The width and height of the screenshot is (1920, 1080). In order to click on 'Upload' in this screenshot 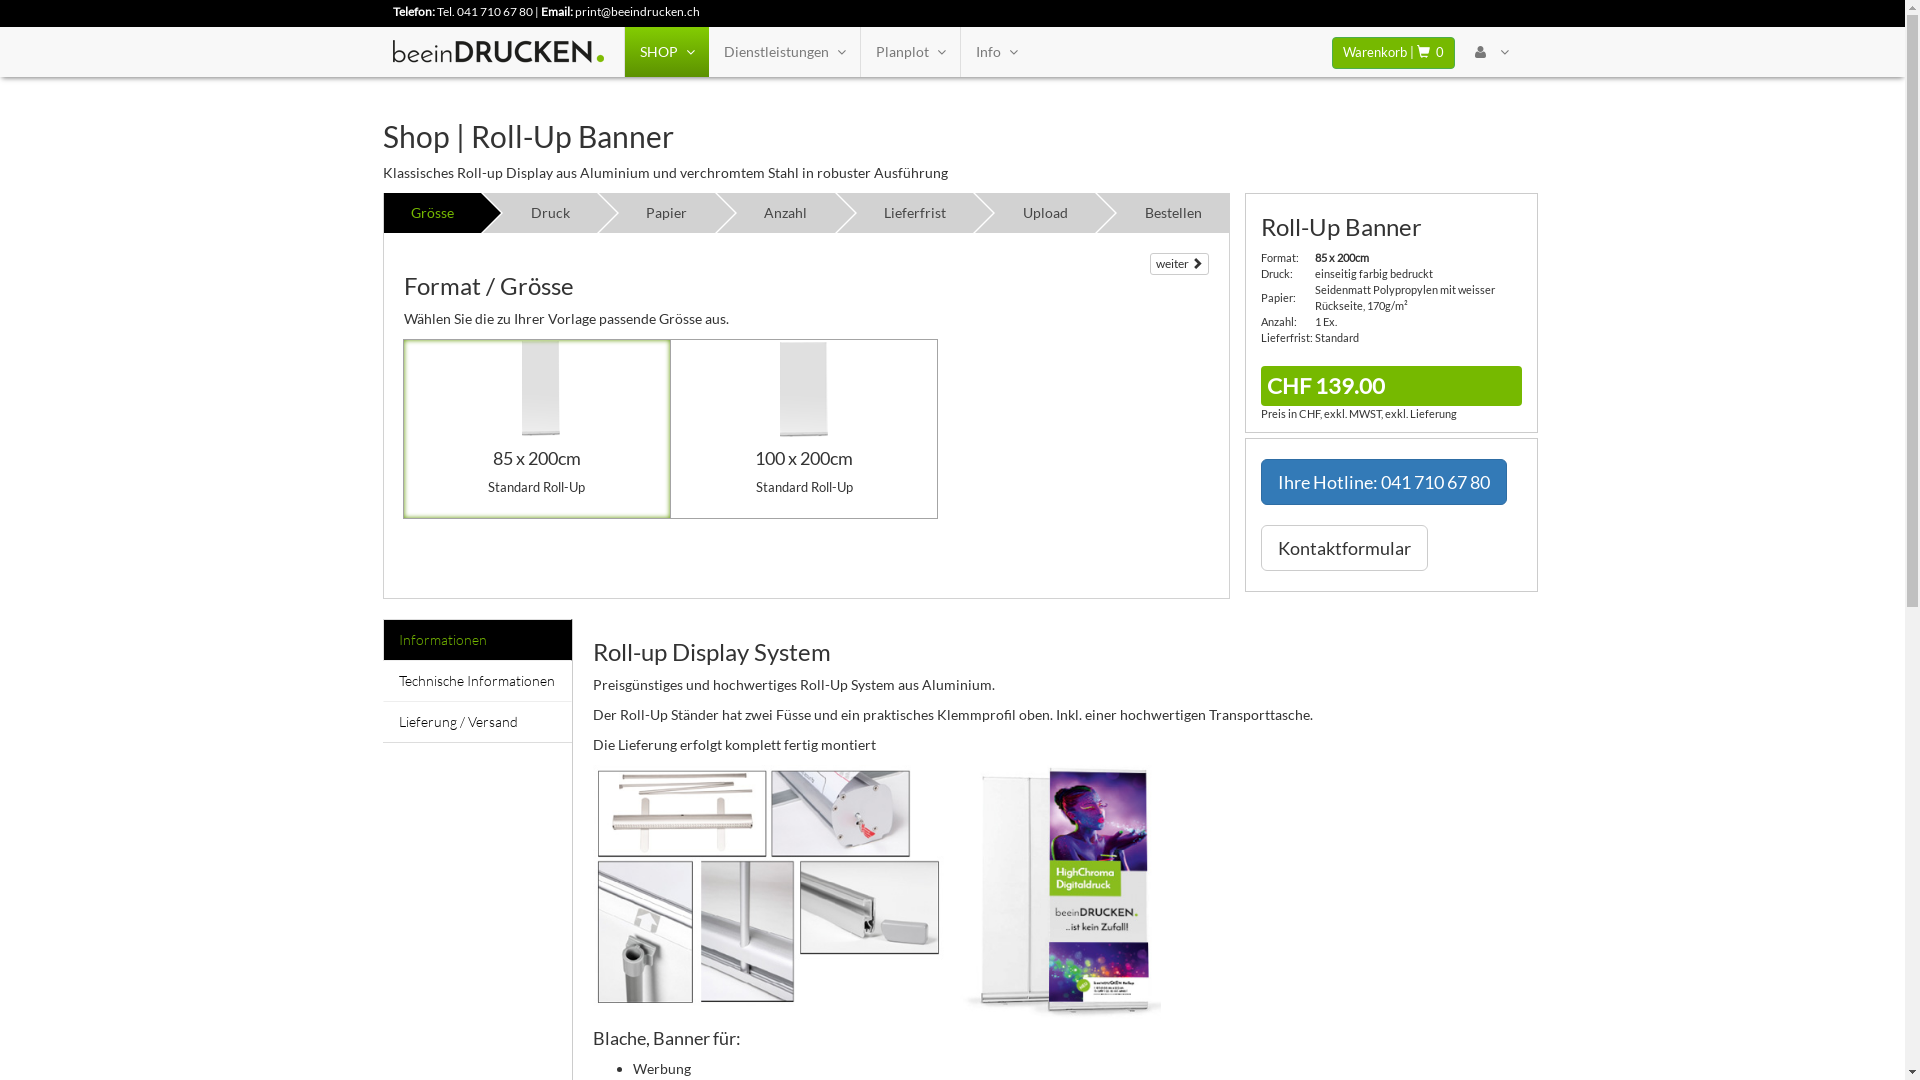, I will do `click(1044, 212)`.